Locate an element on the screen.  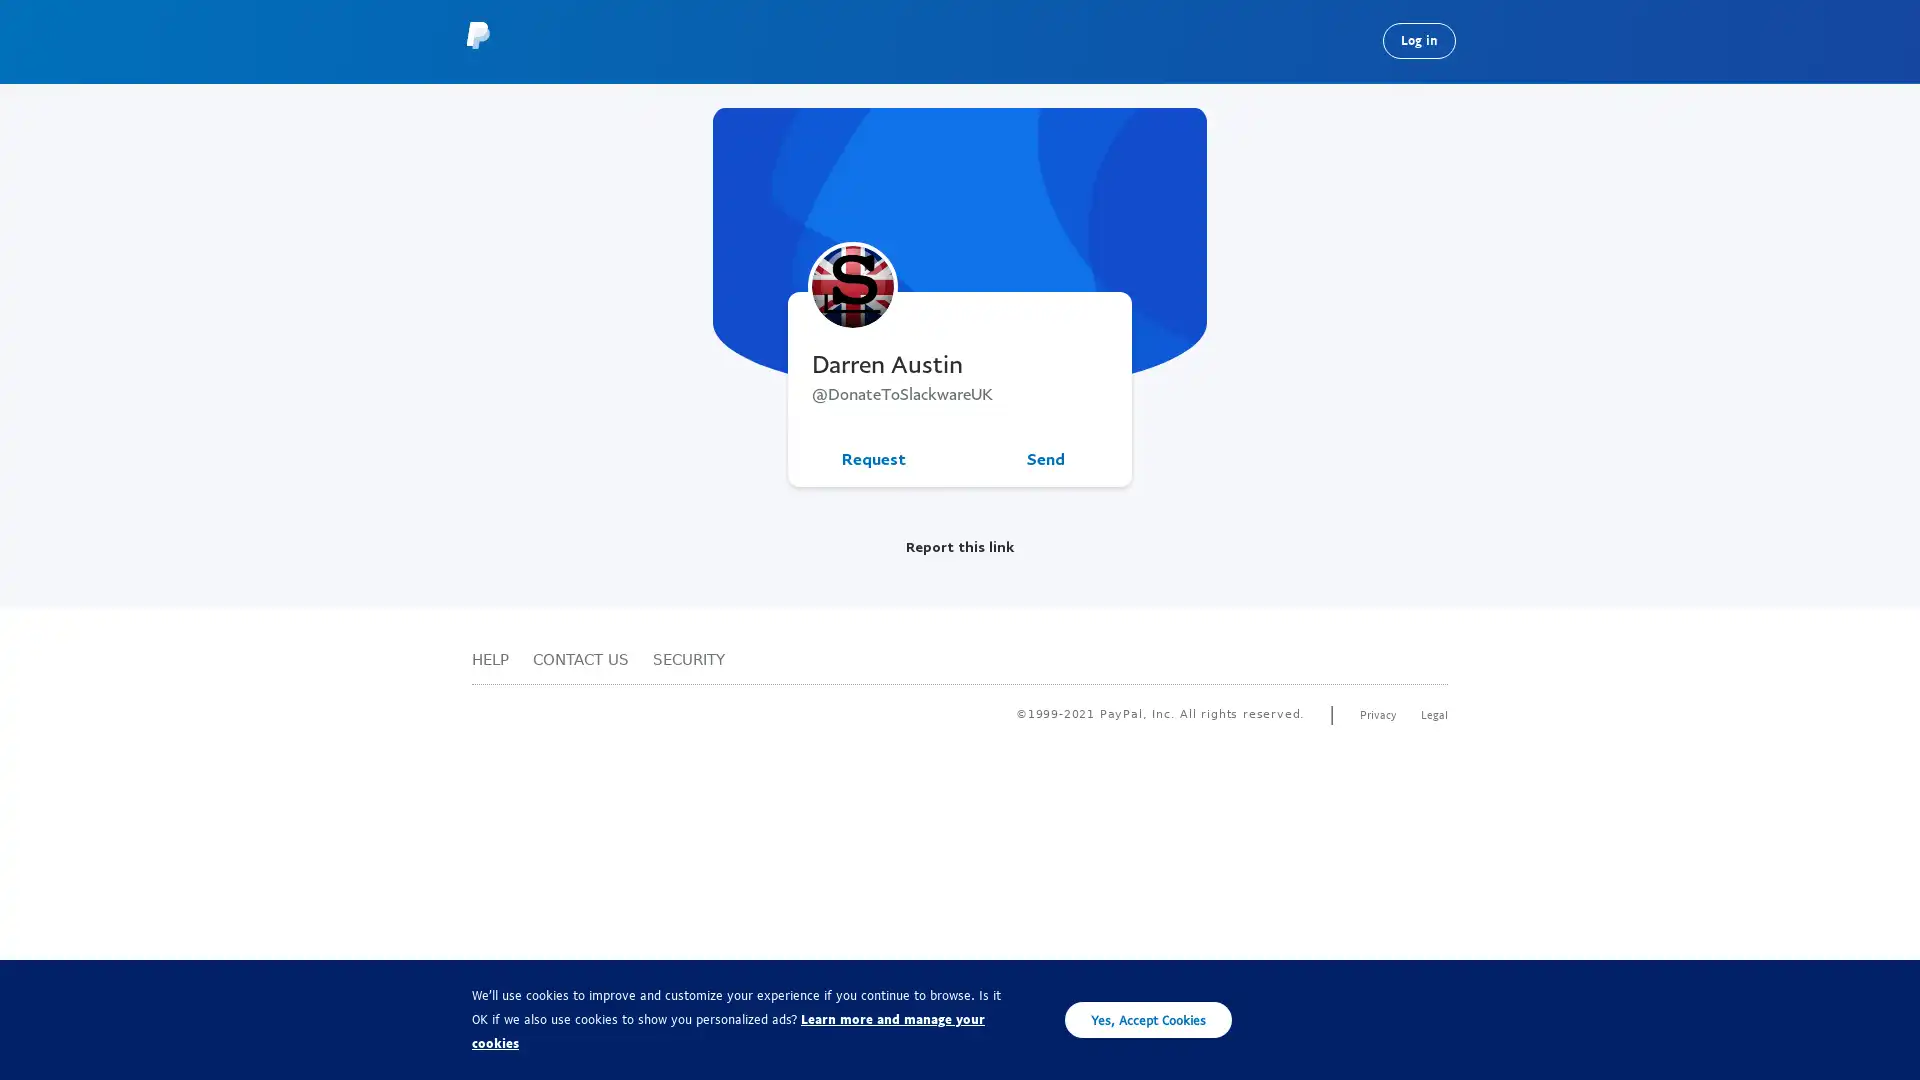
Yes, Accept Cookies is located at coordinates (1148, 1019).